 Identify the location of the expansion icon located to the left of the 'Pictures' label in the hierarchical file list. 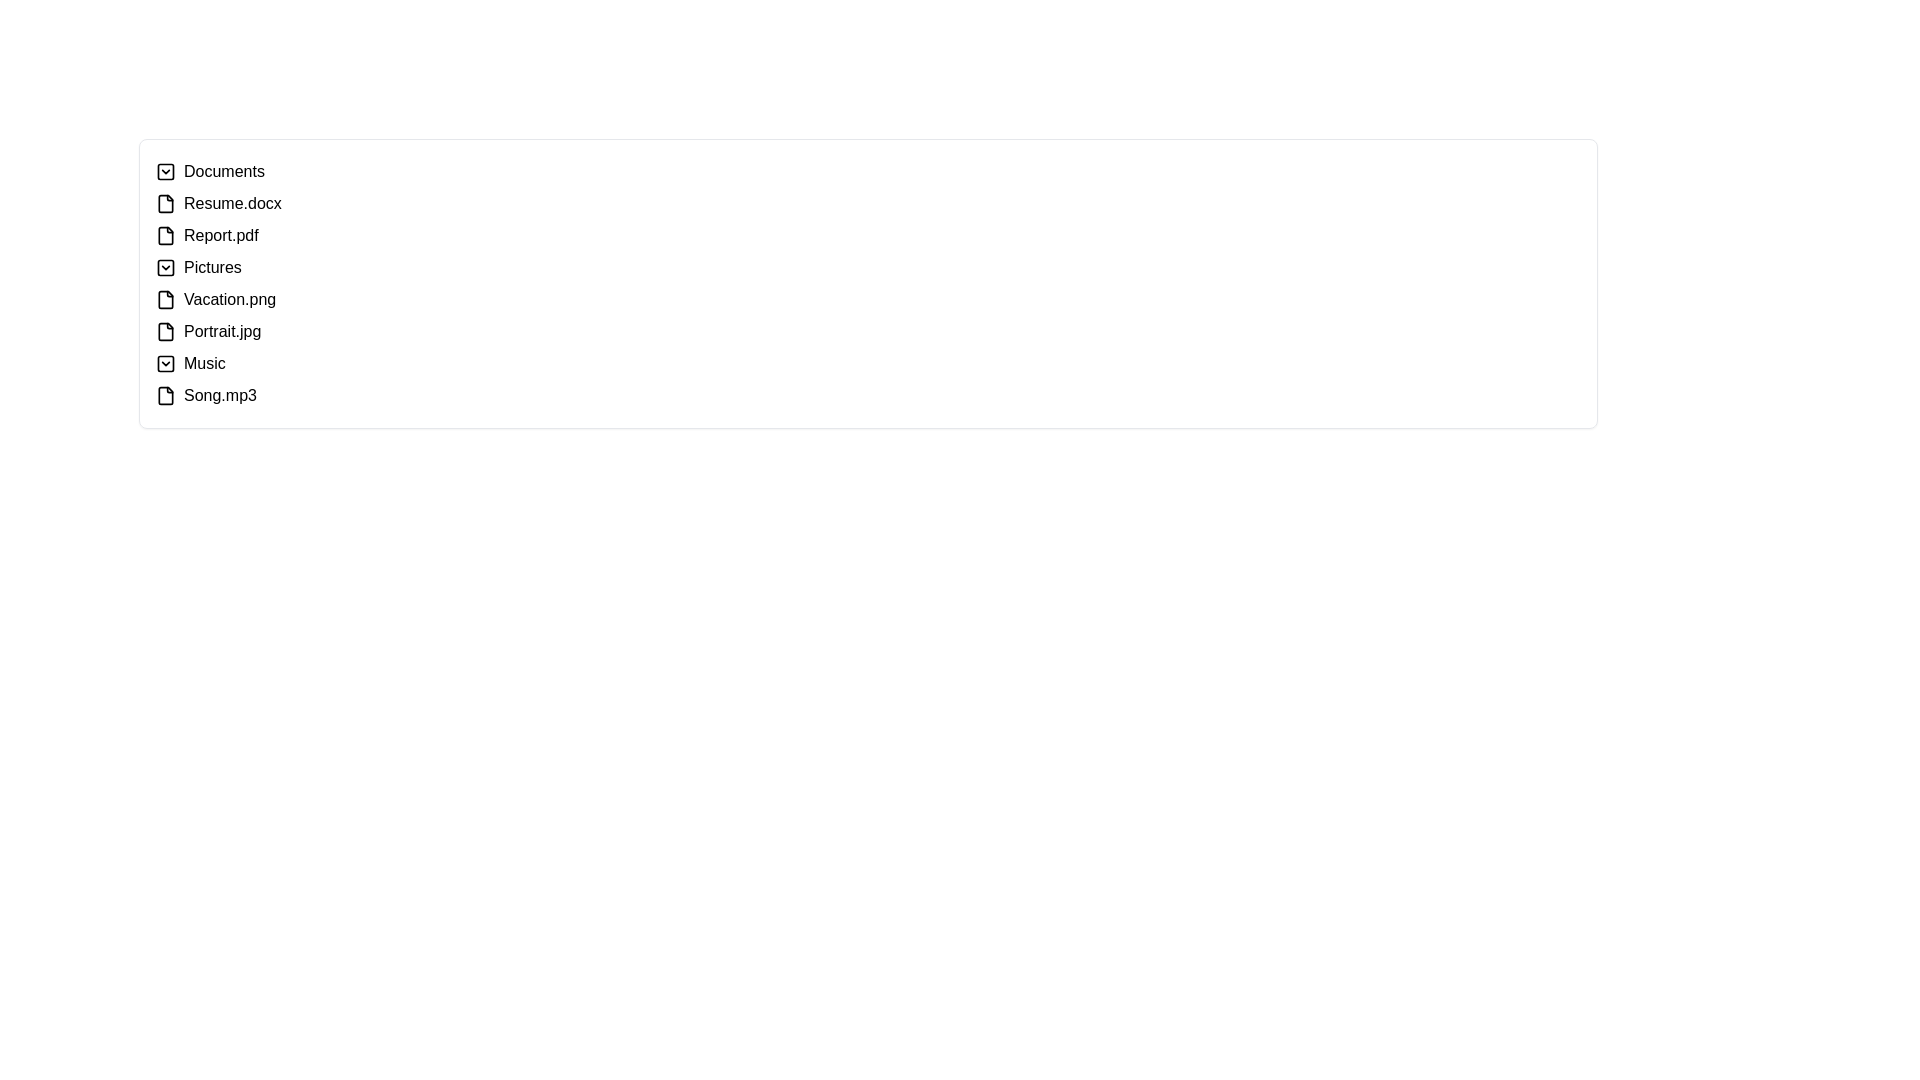
(166, 266).